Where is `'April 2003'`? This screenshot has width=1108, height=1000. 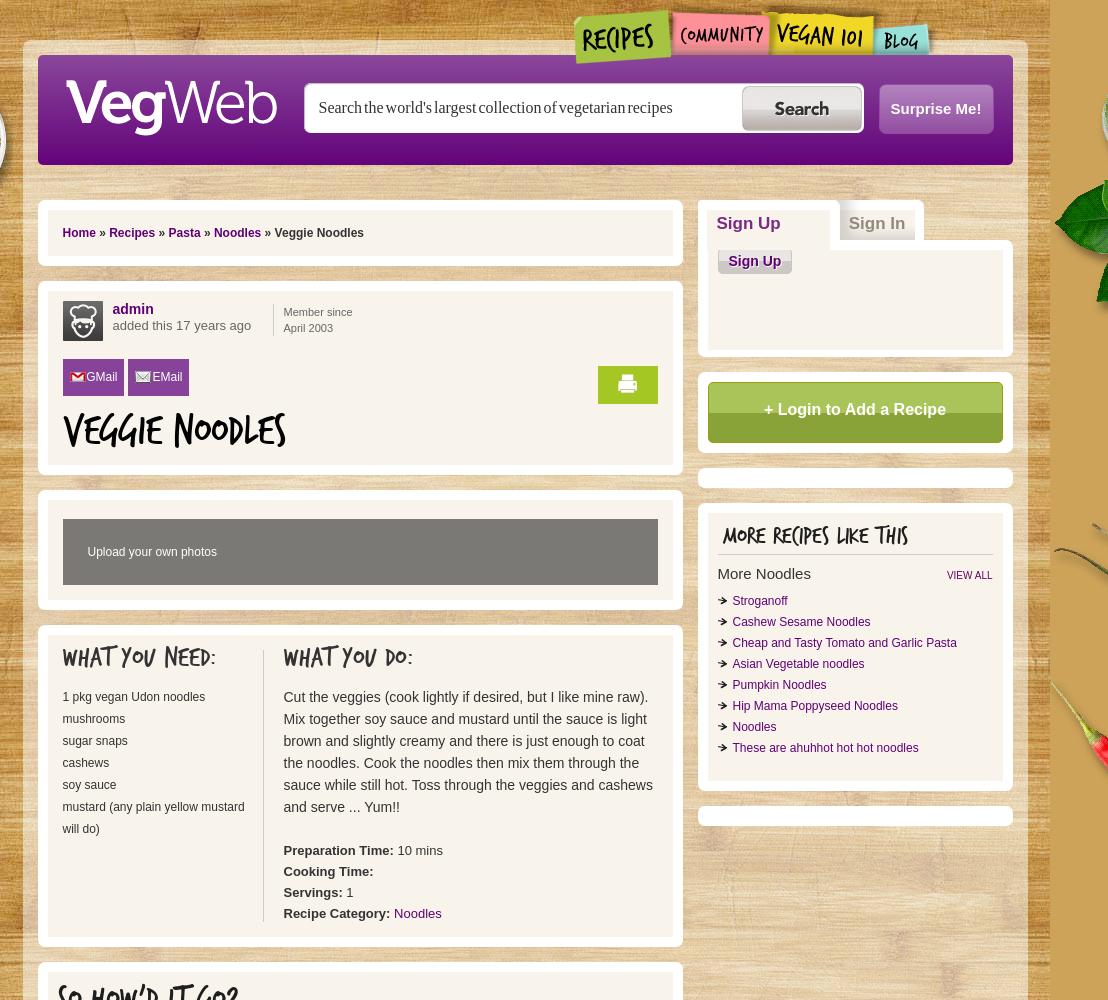
'April 2003' is located at coordinates (308, 327).